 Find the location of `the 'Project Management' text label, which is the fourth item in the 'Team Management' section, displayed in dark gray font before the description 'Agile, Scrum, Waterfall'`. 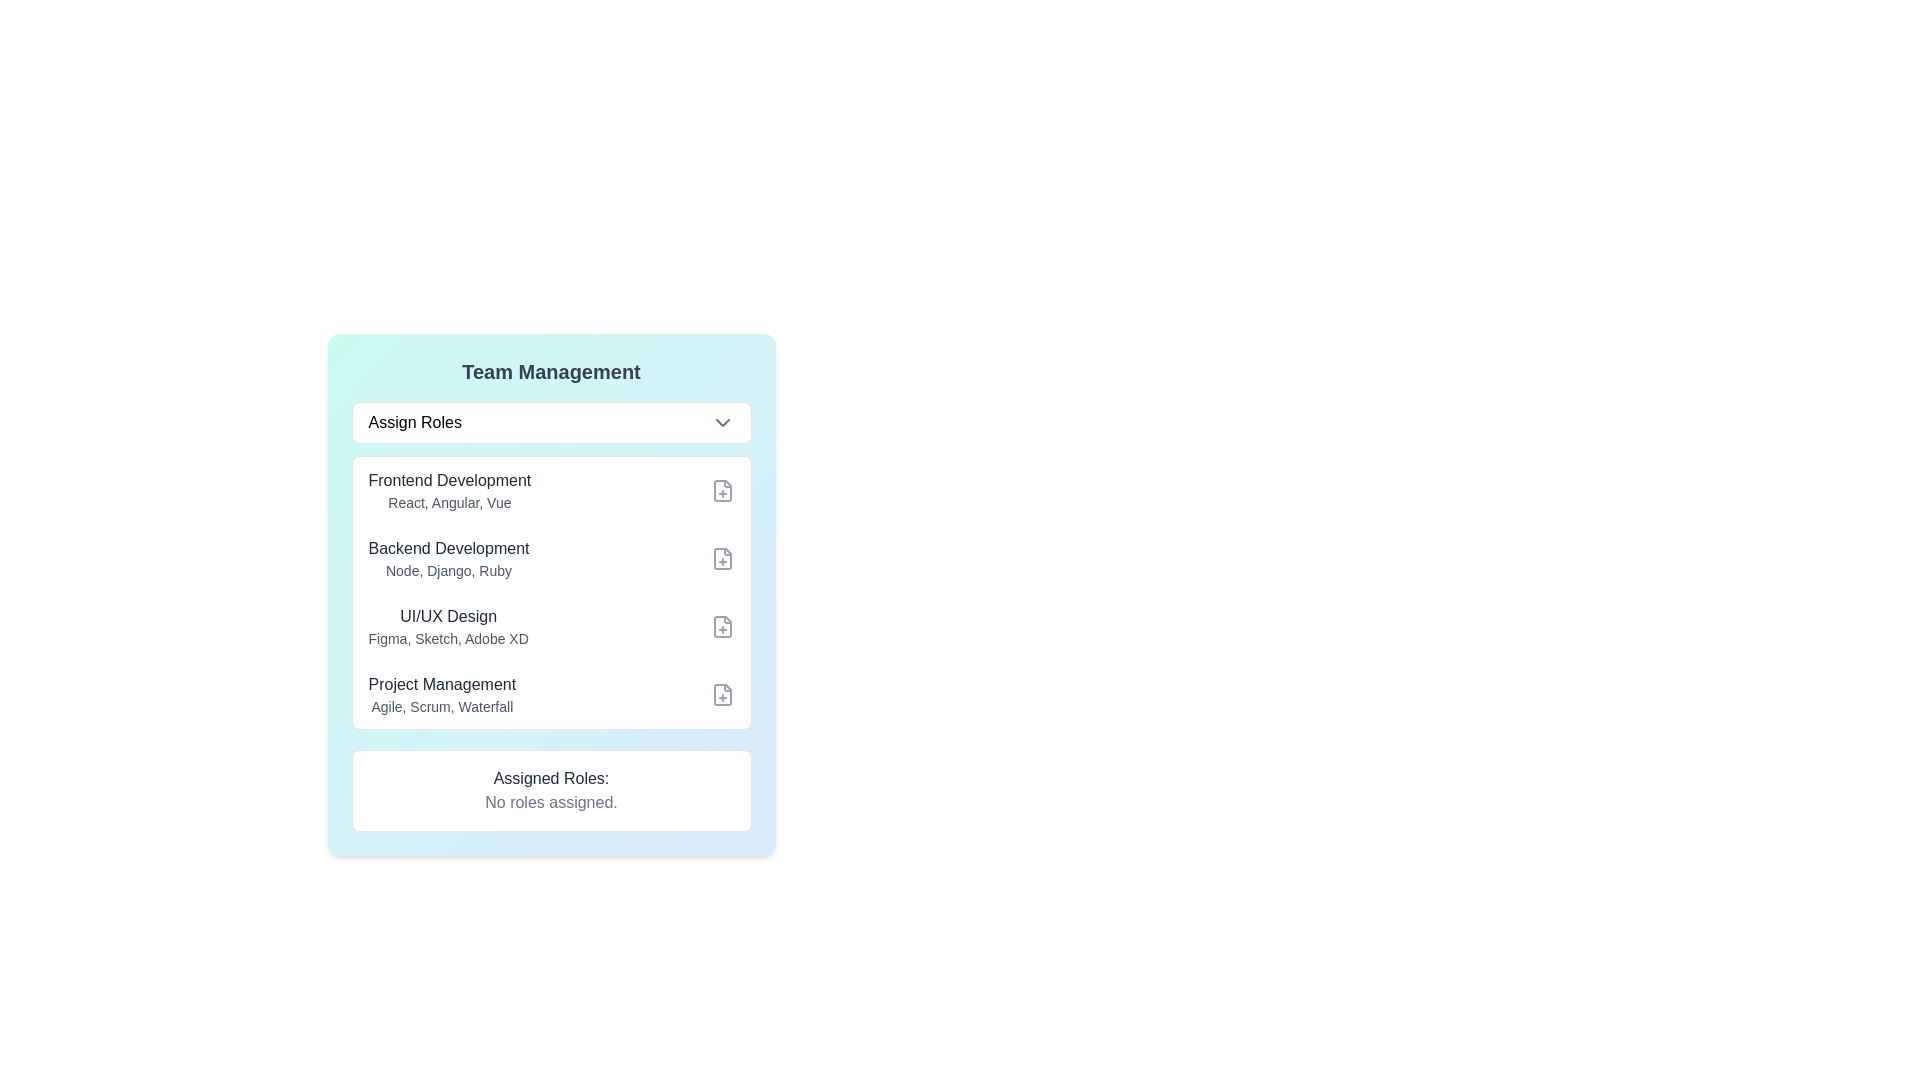

the 'Project Management' text label, which is the fourth item in the 'Team Management' section, displayed in dark gray font before the description 'Agile, Scrum, Waterfall' is located at coordinates (441, 684).